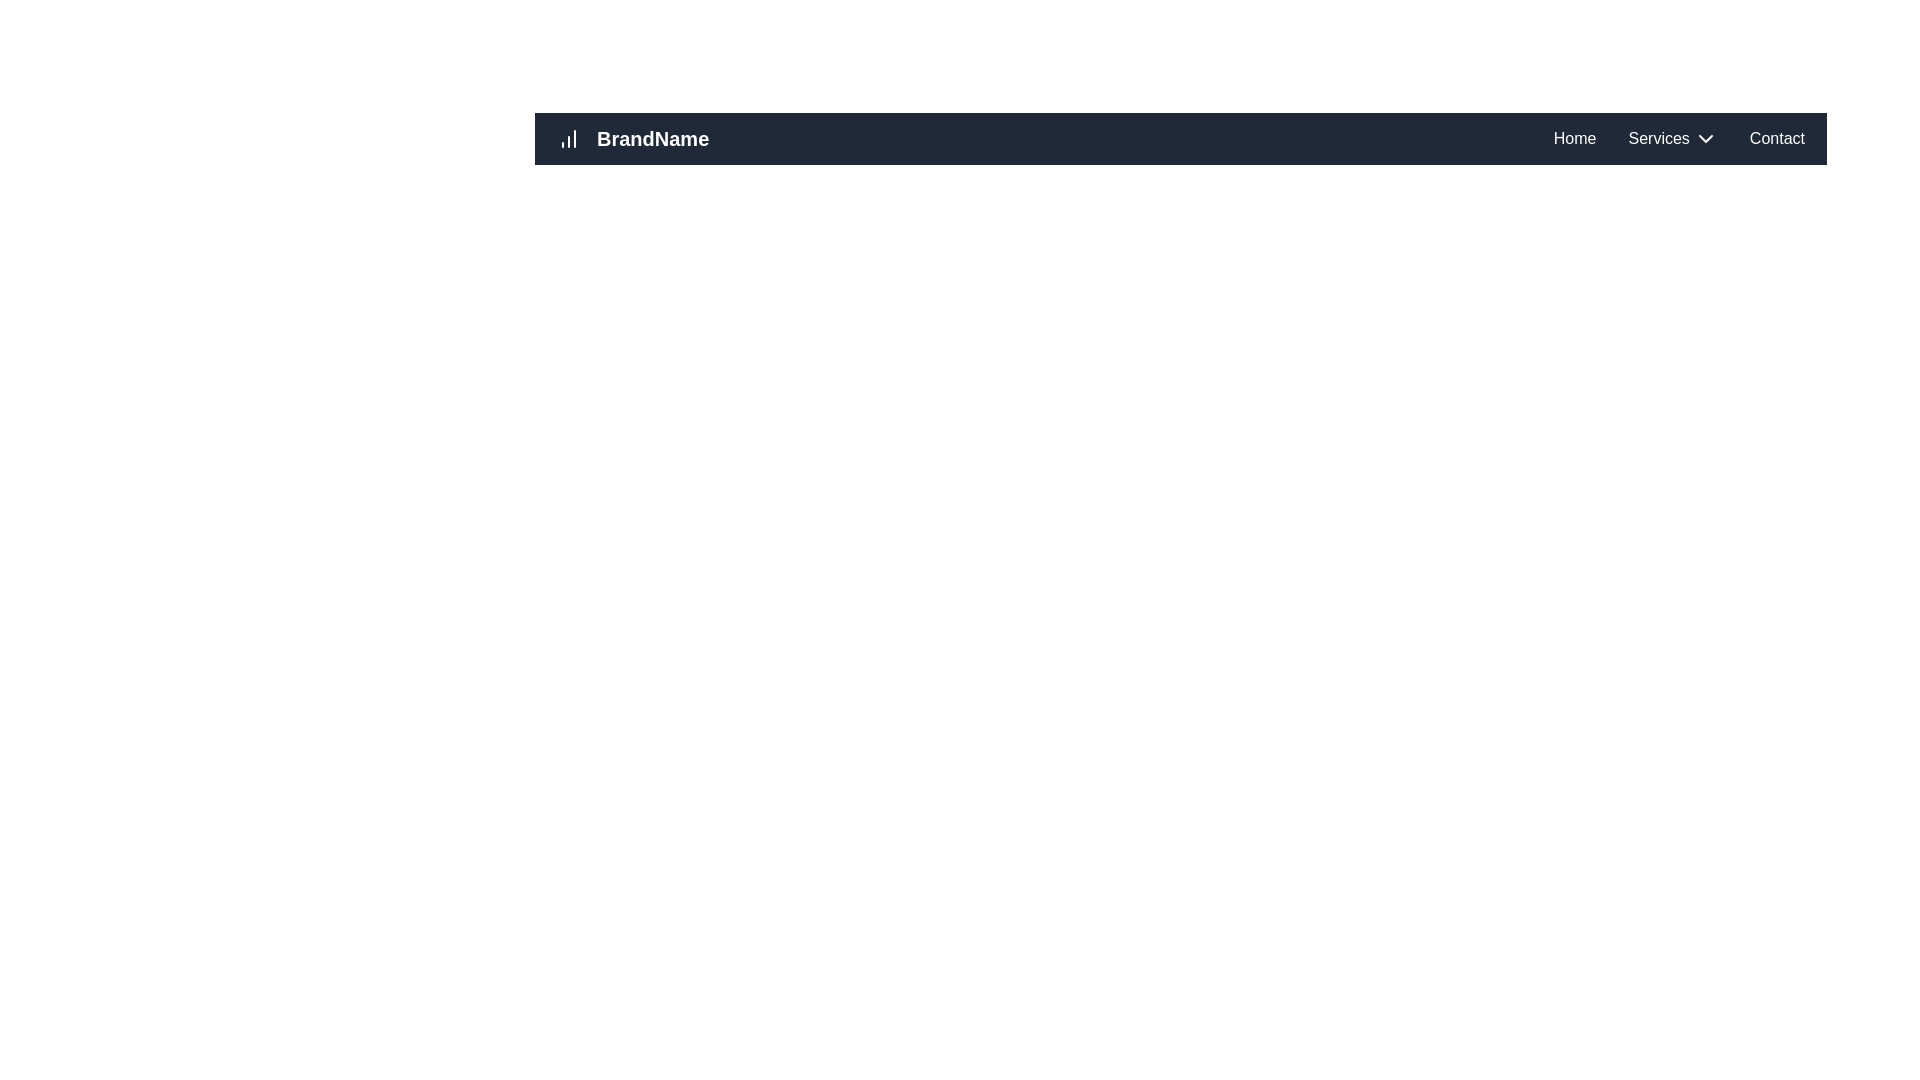  What do you see at coordinates (1777, 137) in the screenshot?
I see `the navigation link on the far right side of the top navigation bar` at bounding box center [1777, 137].